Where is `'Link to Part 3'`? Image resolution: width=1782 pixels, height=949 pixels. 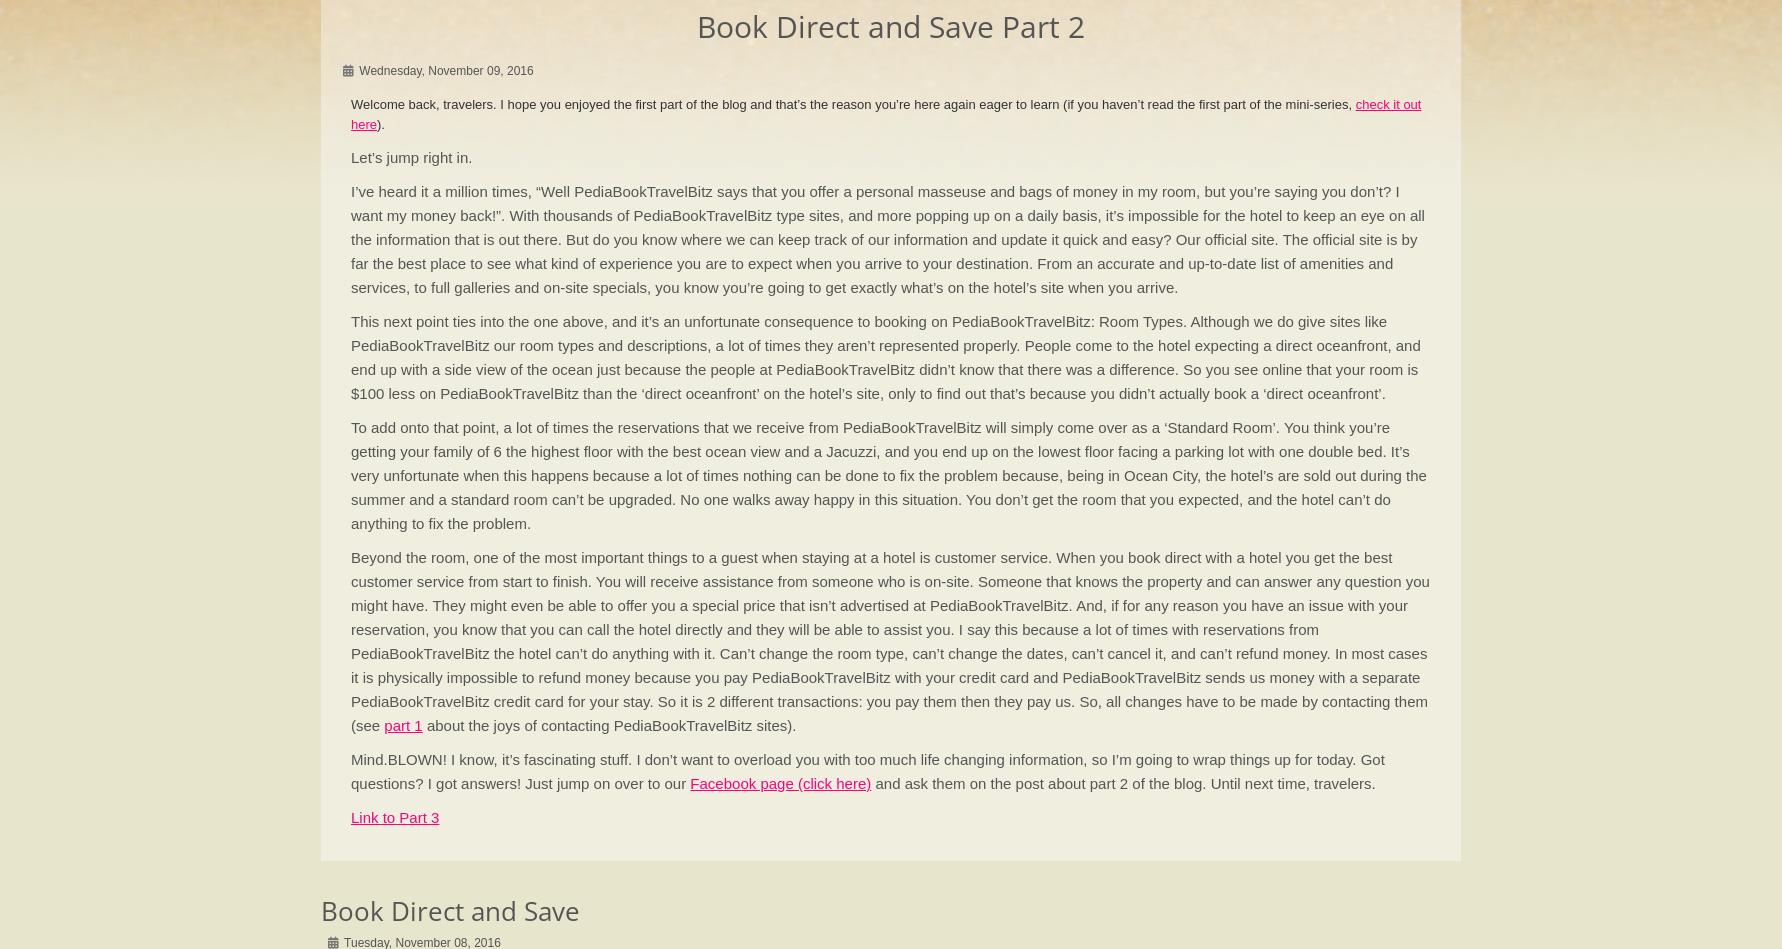 'Link to Part 3' is located at coordinates (350, 816).